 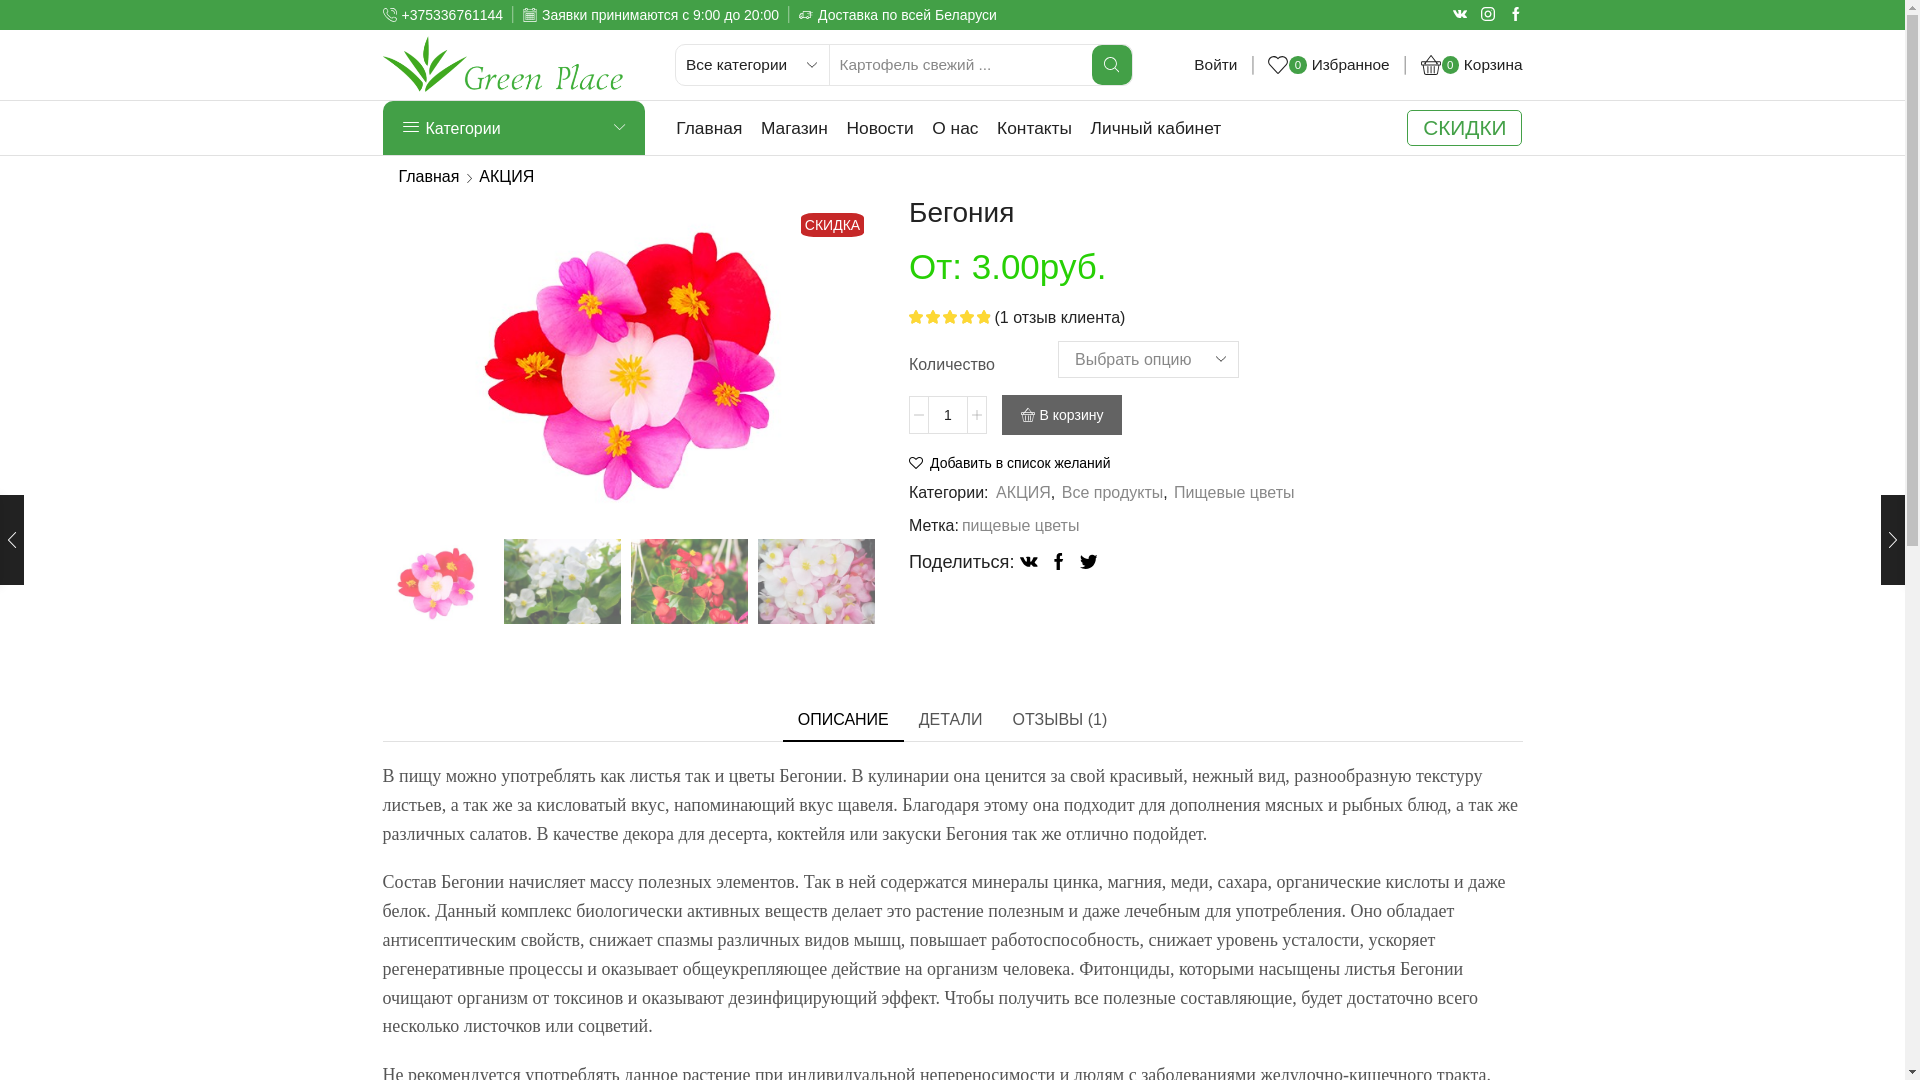 I want to click on 'Vk', so click(x=1459, y=15).